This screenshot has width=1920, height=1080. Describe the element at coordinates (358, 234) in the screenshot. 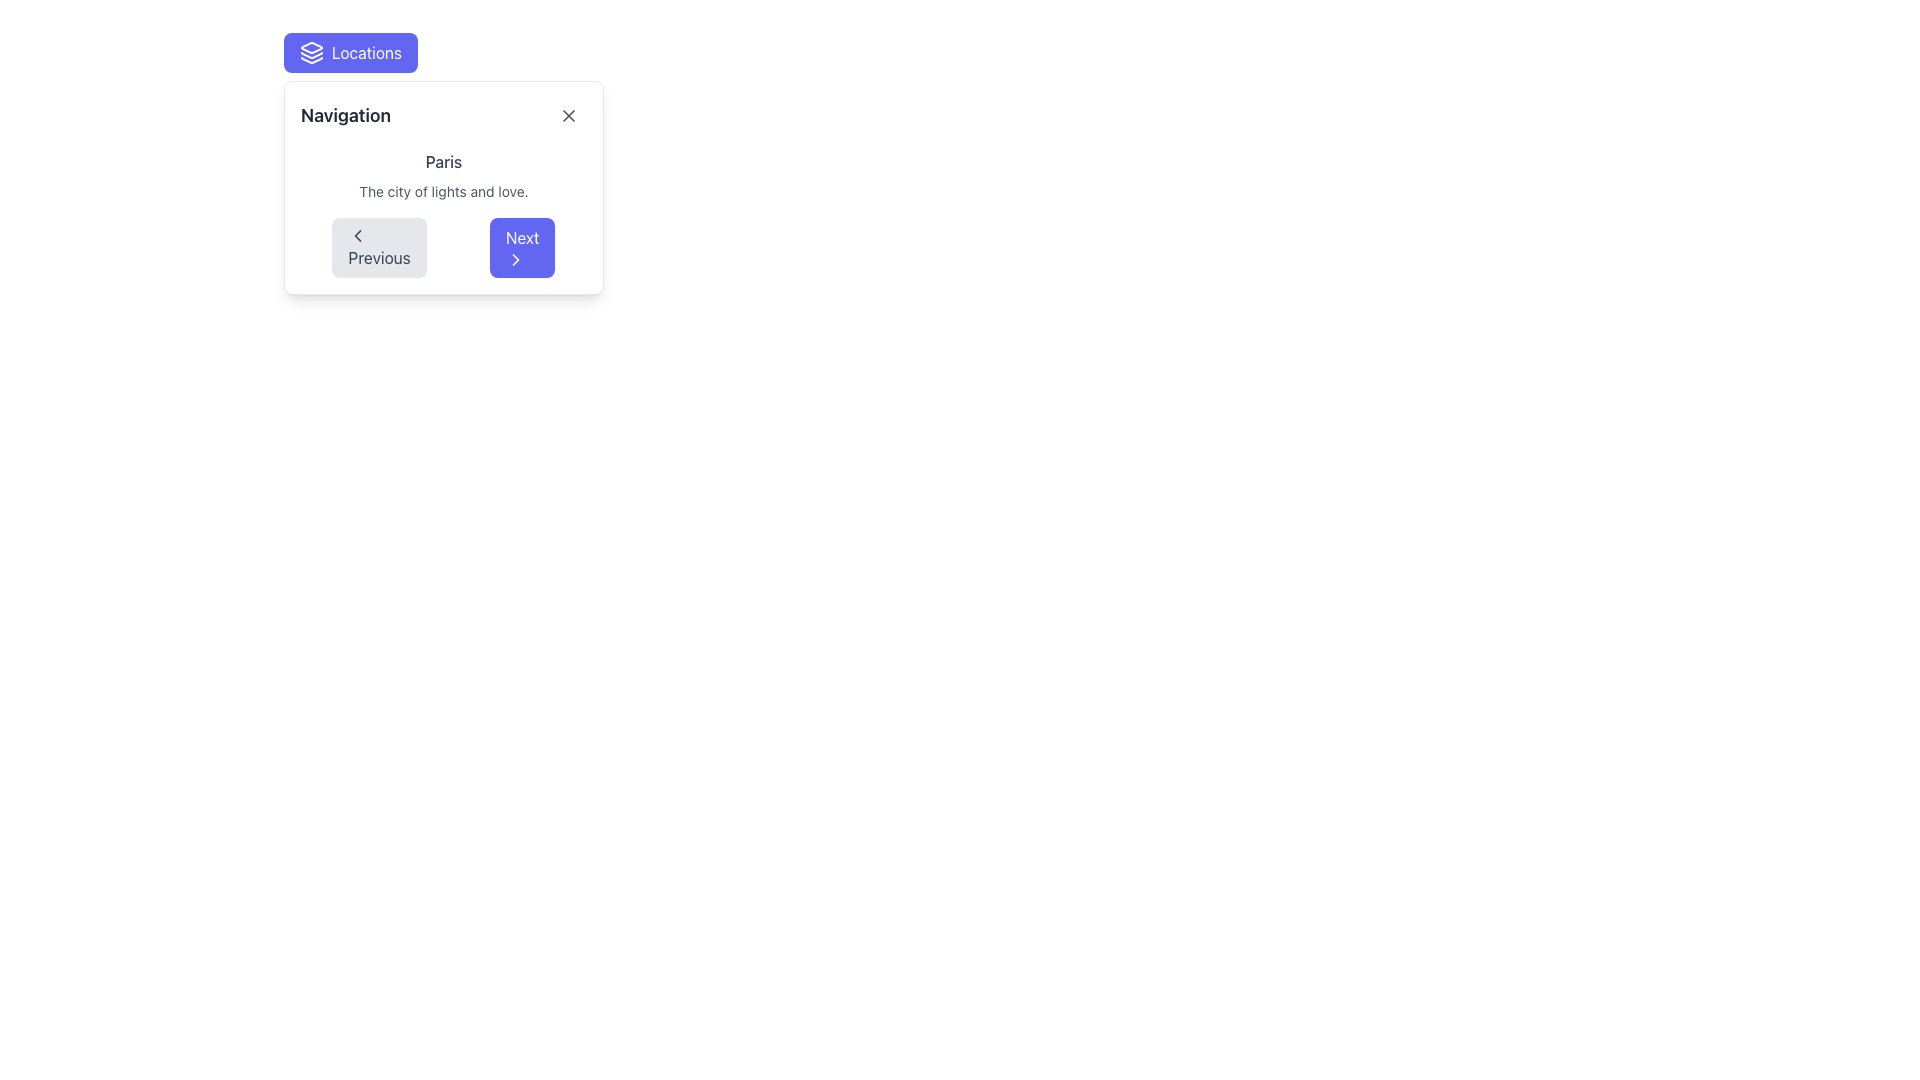

I see `the 'Previous' button which contains the leftward navigation chevron icon in the SVG graphic` at that location.